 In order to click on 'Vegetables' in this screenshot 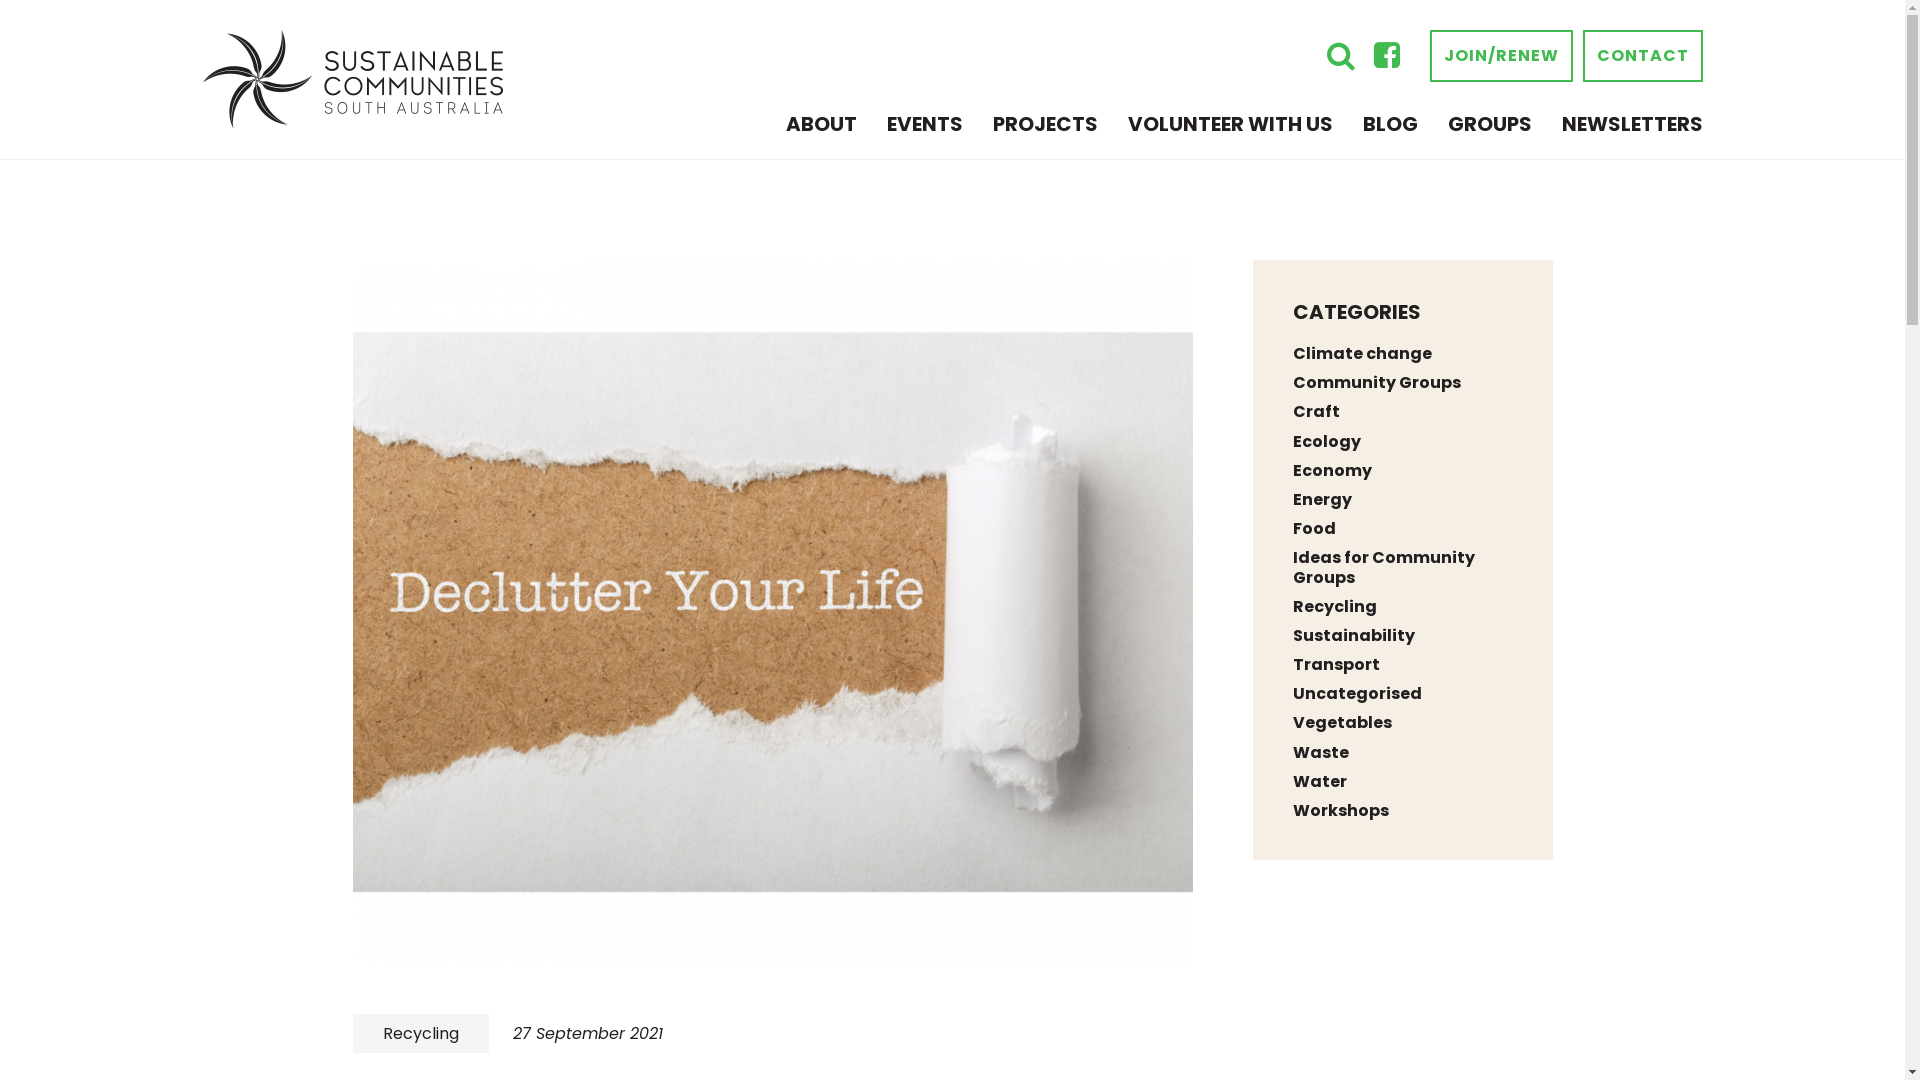, I will do `click(1291, 722)`.